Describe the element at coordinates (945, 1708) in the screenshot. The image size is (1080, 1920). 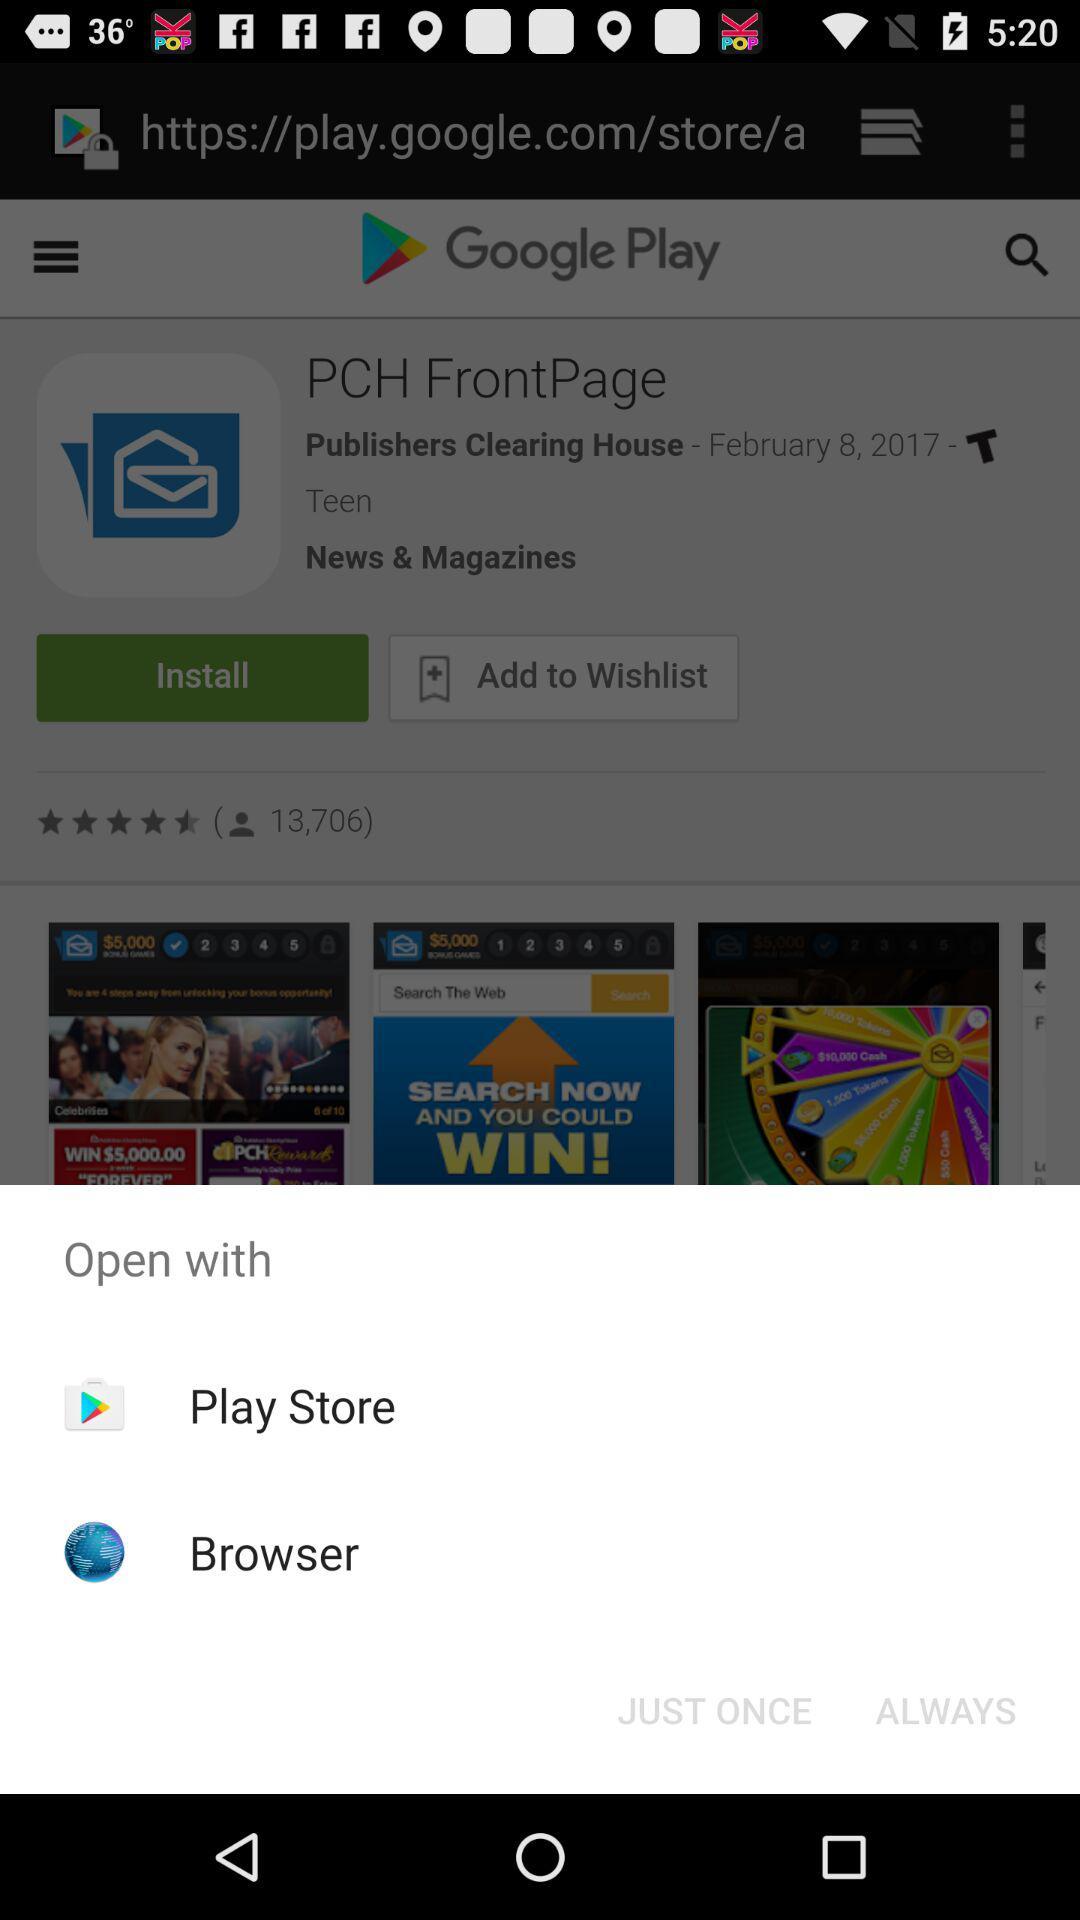
I see `item next to just once` at that location.